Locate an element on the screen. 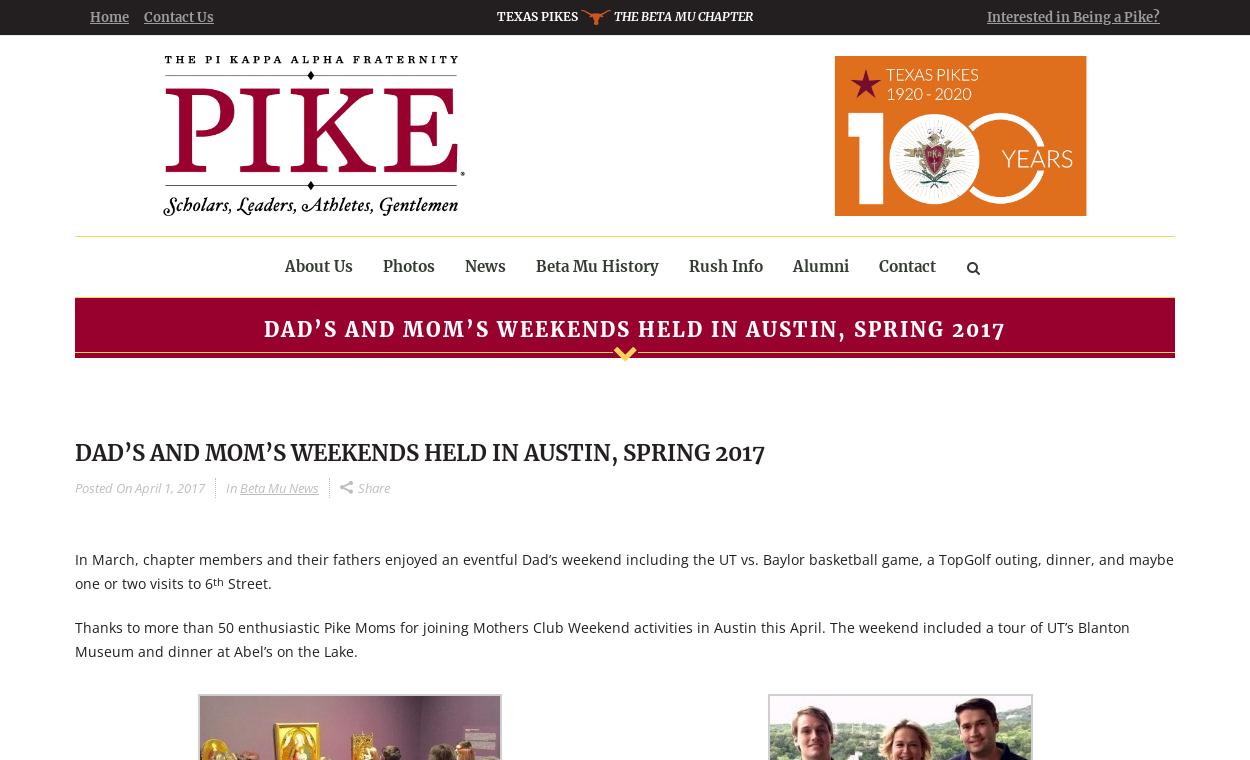 This screenshot has width=1250, height=760. 'Share' is located at coordinates (373, 487).